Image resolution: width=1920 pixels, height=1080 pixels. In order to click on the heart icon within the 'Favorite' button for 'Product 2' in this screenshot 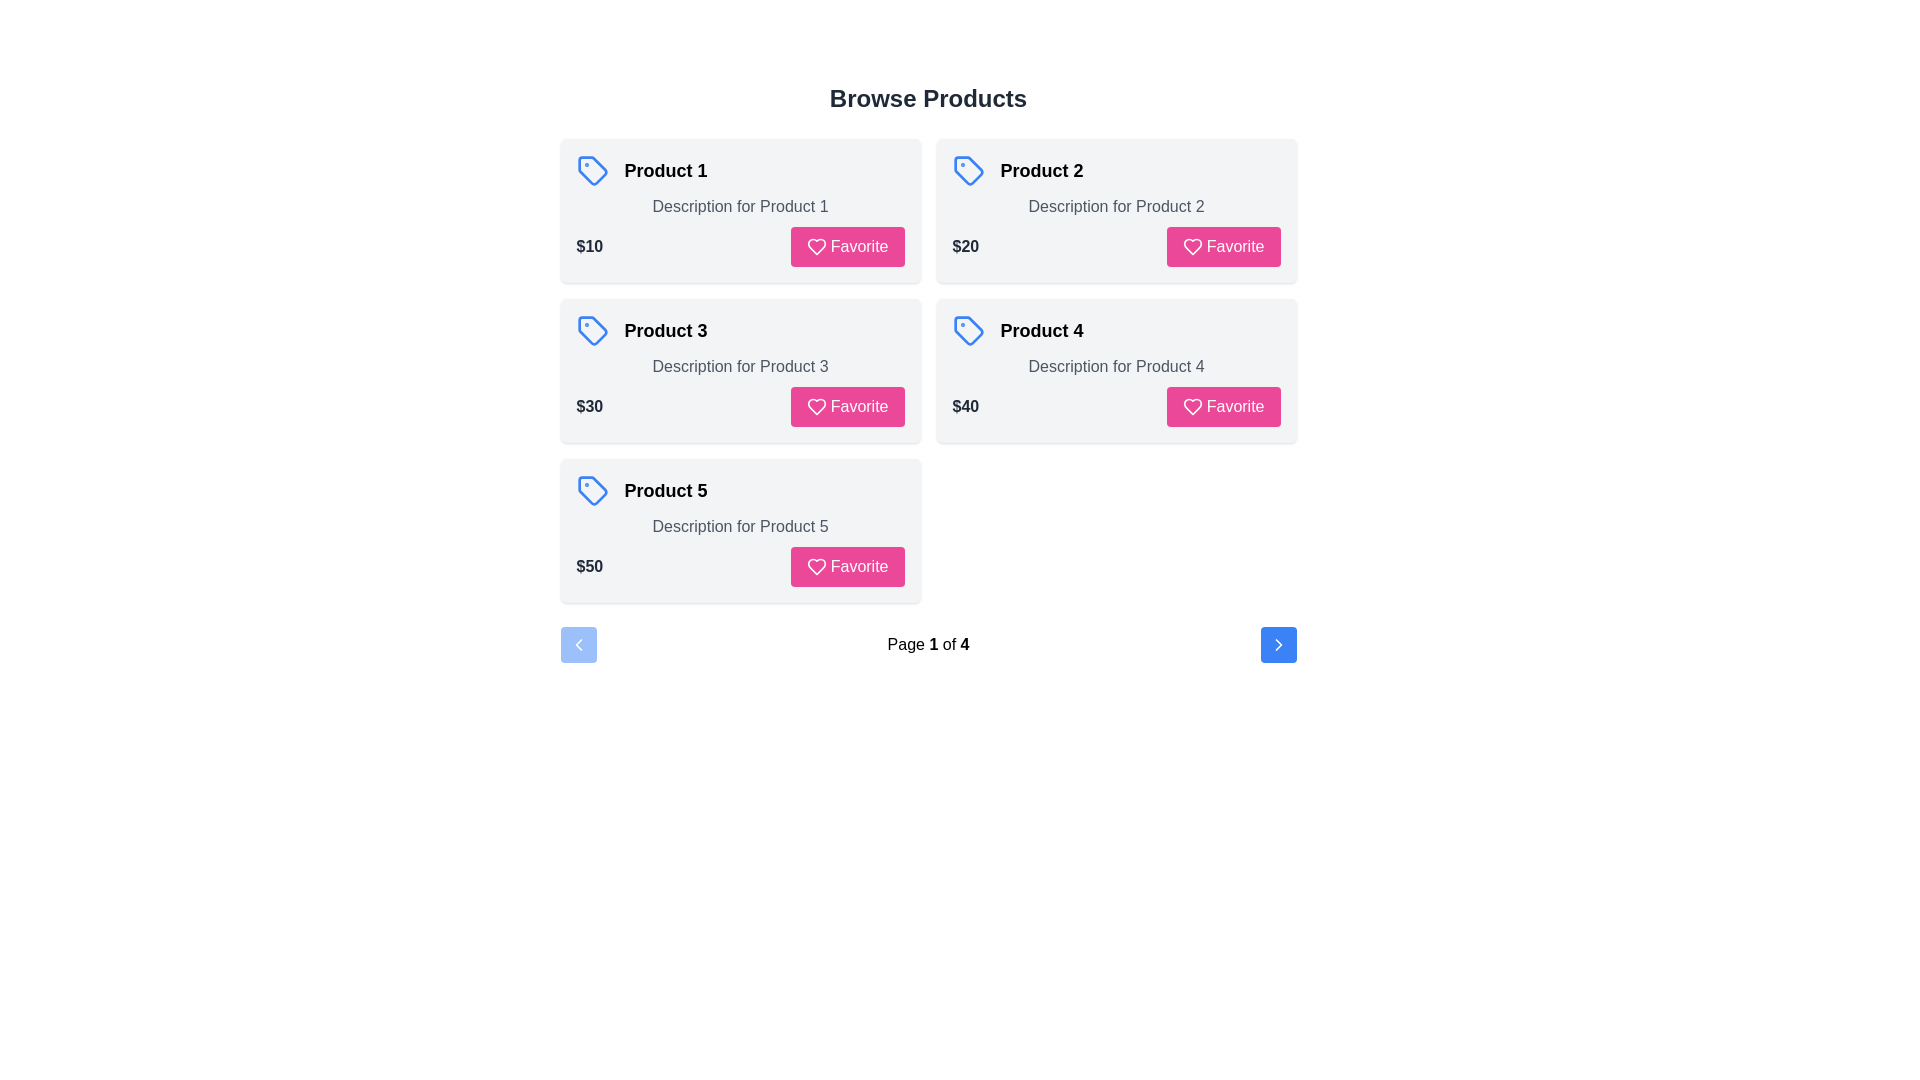, I will do `click(1192, 245)`.